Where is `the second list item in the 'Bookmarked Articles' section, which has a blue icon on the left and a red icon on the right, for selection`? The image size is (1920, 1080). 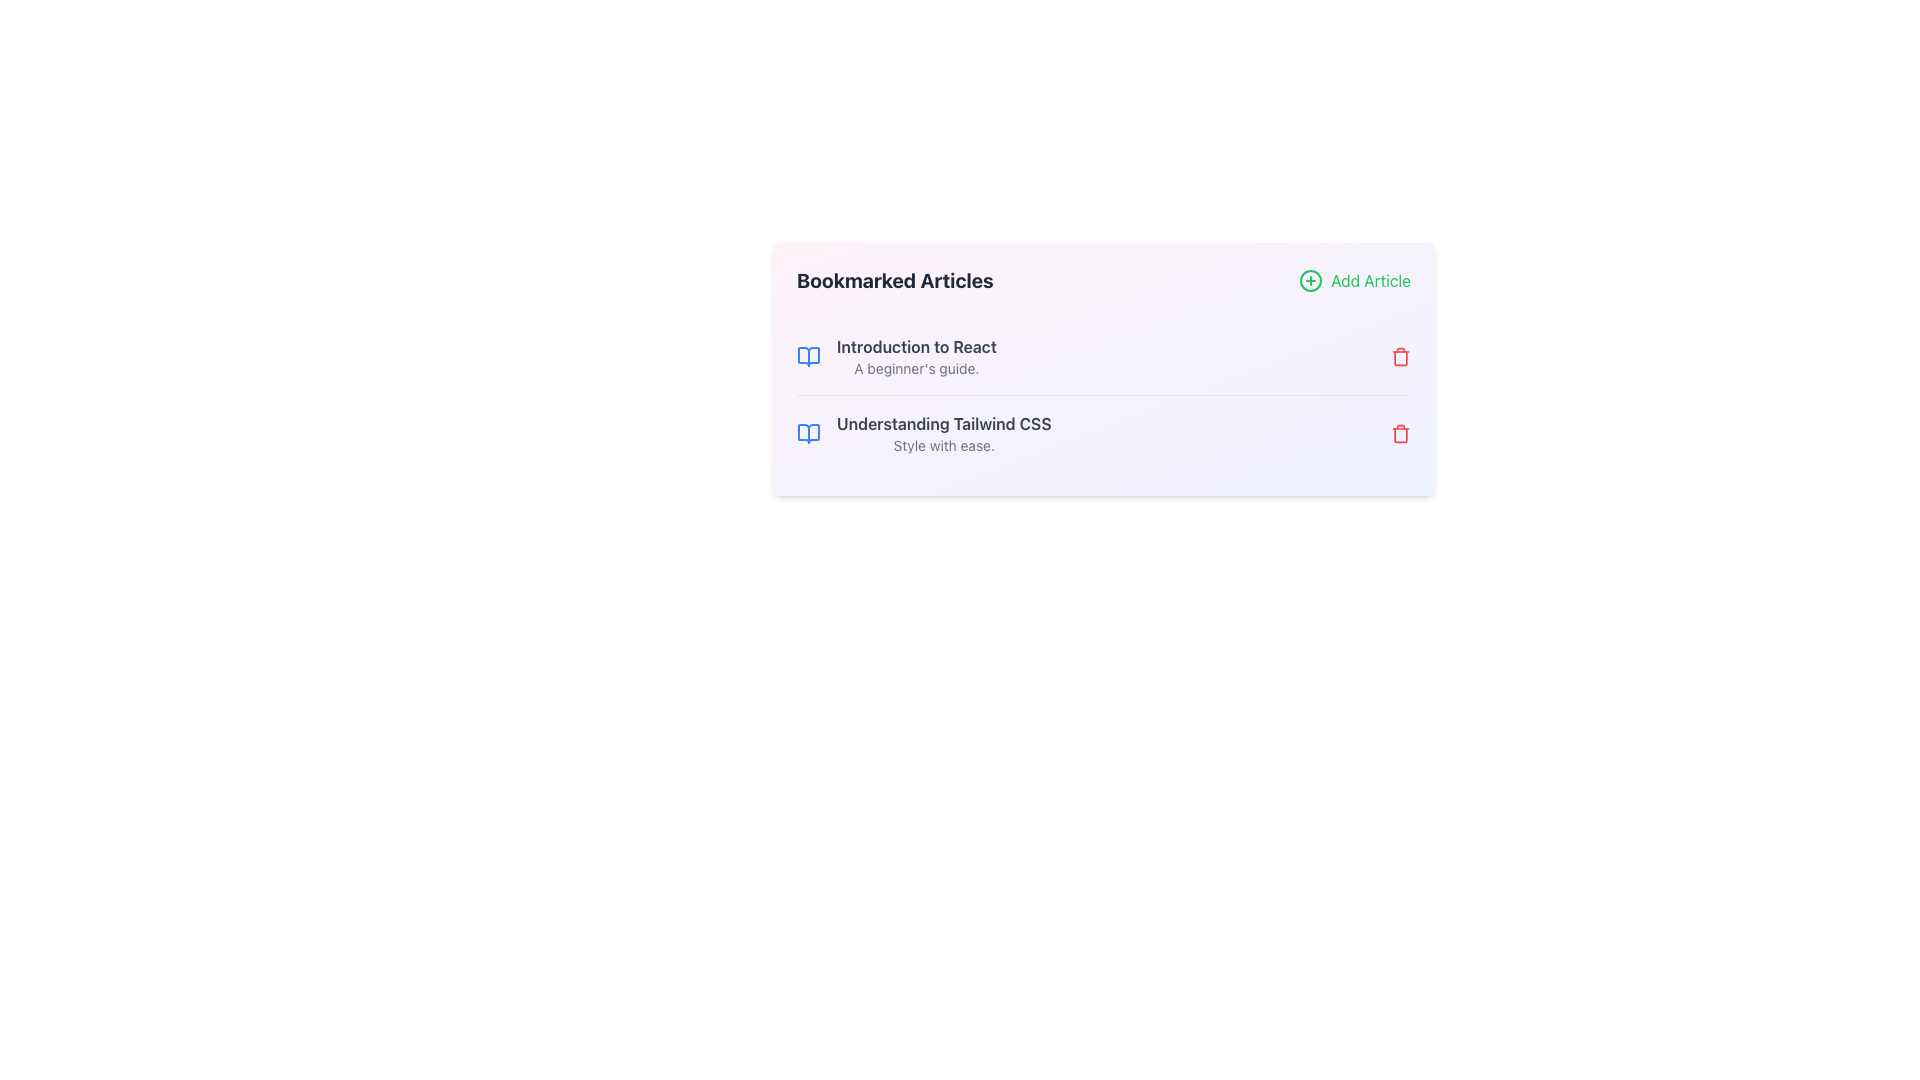 the second list item in the 'Bookmarked Articles' section, which has a blue icon on the left and a red icon on the right, for selection is located at coordinates (1103, 394).